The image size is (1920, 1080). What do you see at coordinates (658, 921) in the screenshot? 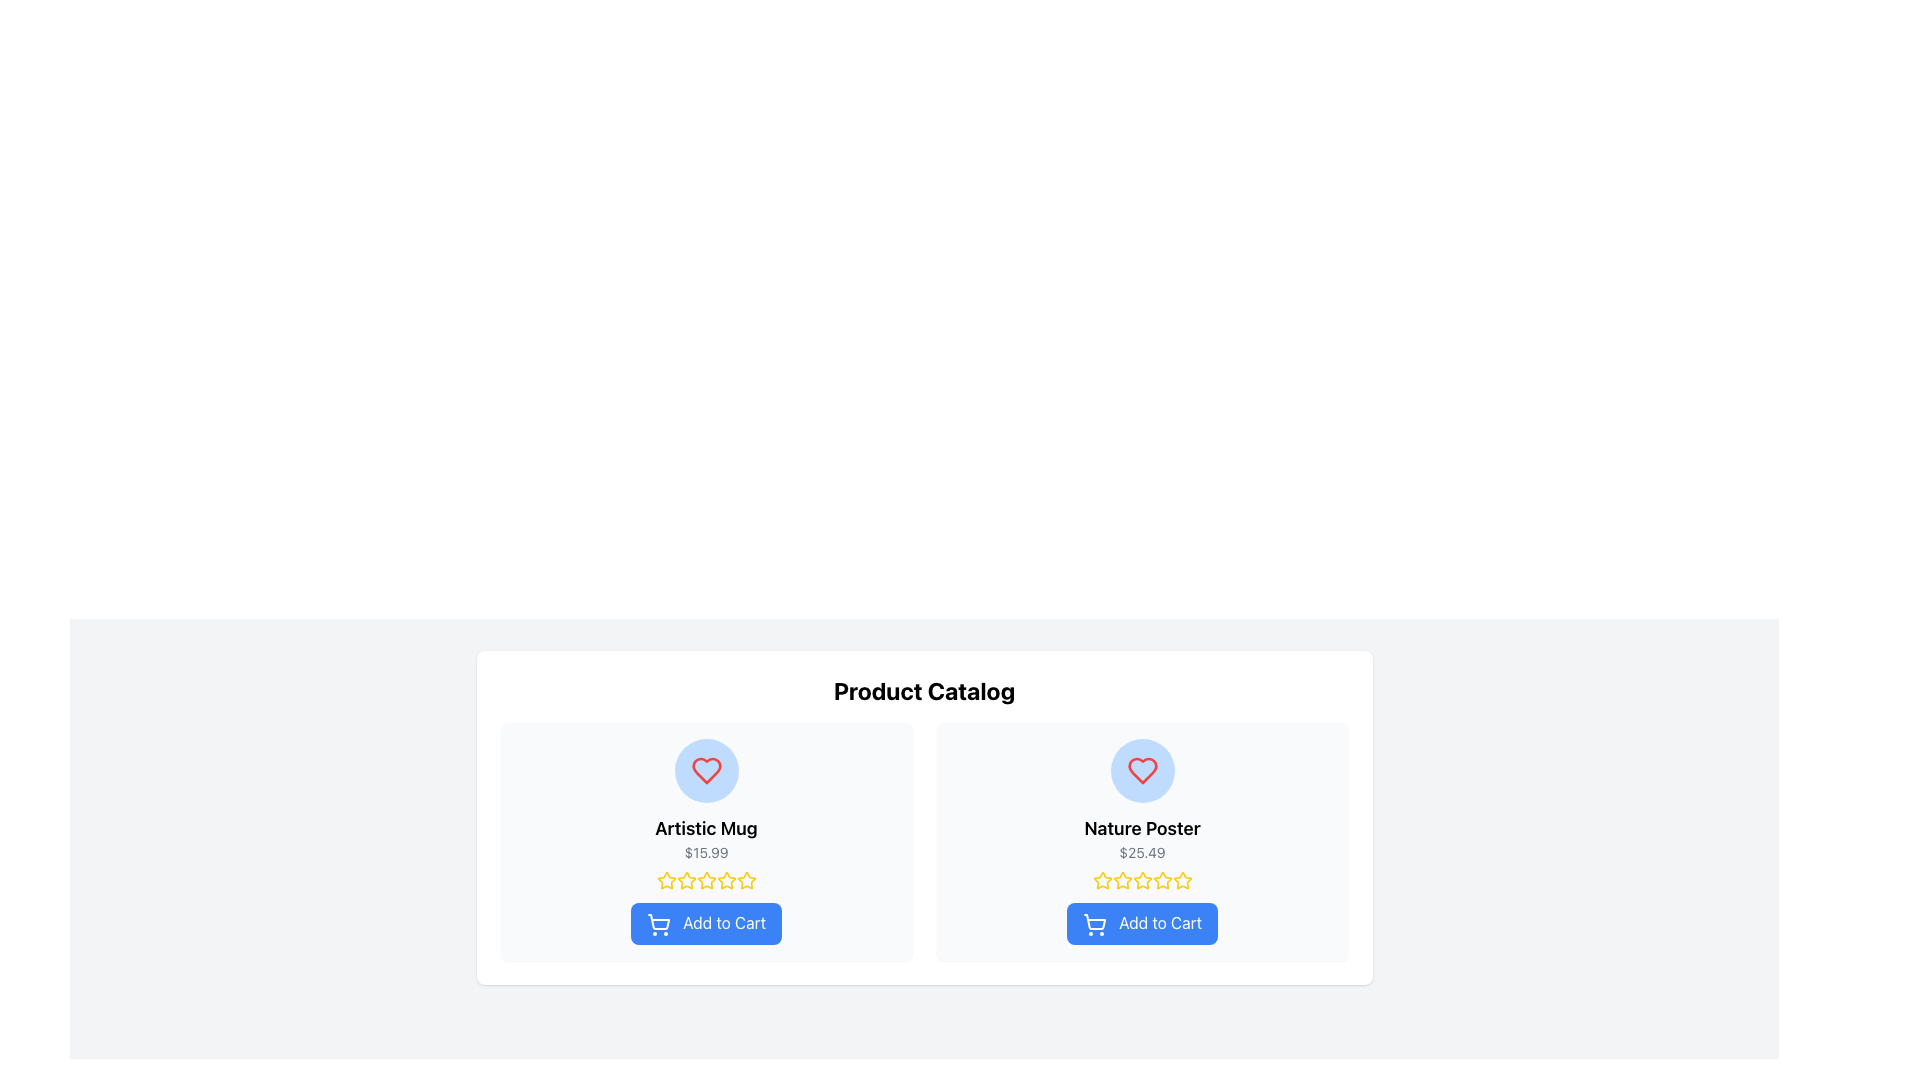
I see `the shopping cart icon located on the left side of the 'Add to Cart' button for the 'Artistic Mug' product` at bounding box center [658, 921].